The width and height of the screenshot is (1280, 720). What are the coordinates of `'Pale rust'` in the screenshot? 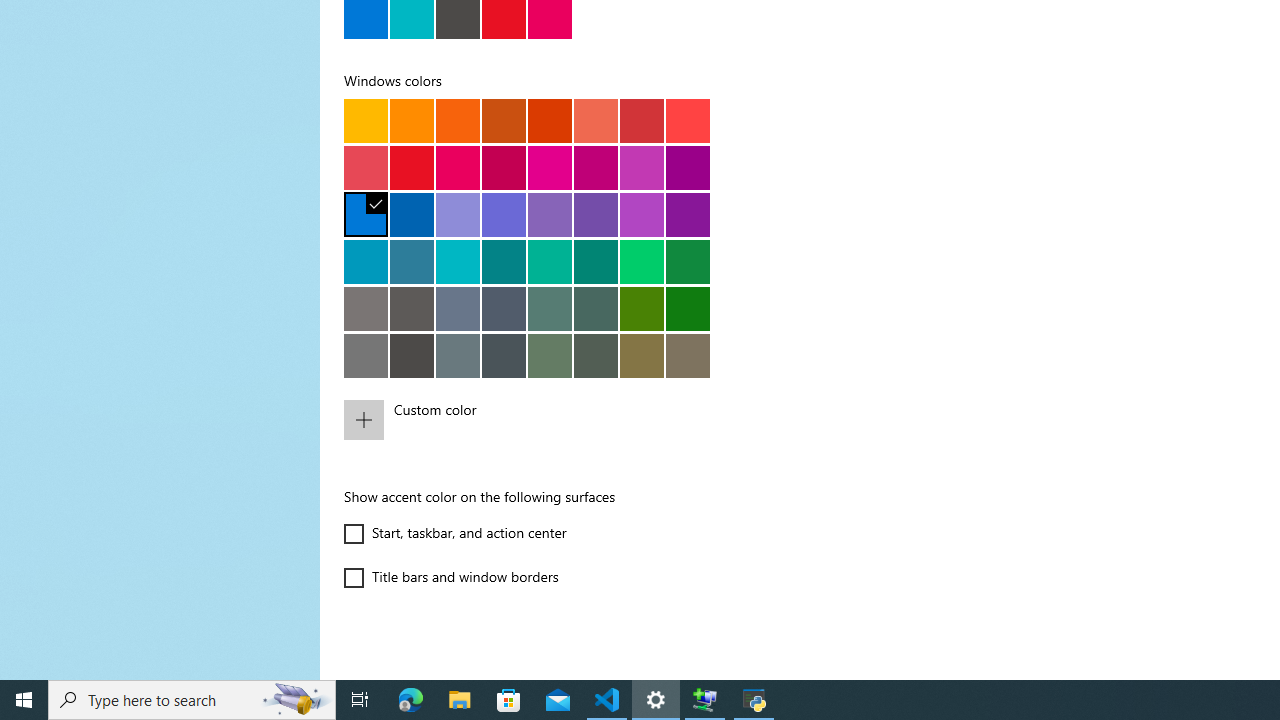 It's located at (594, 120).